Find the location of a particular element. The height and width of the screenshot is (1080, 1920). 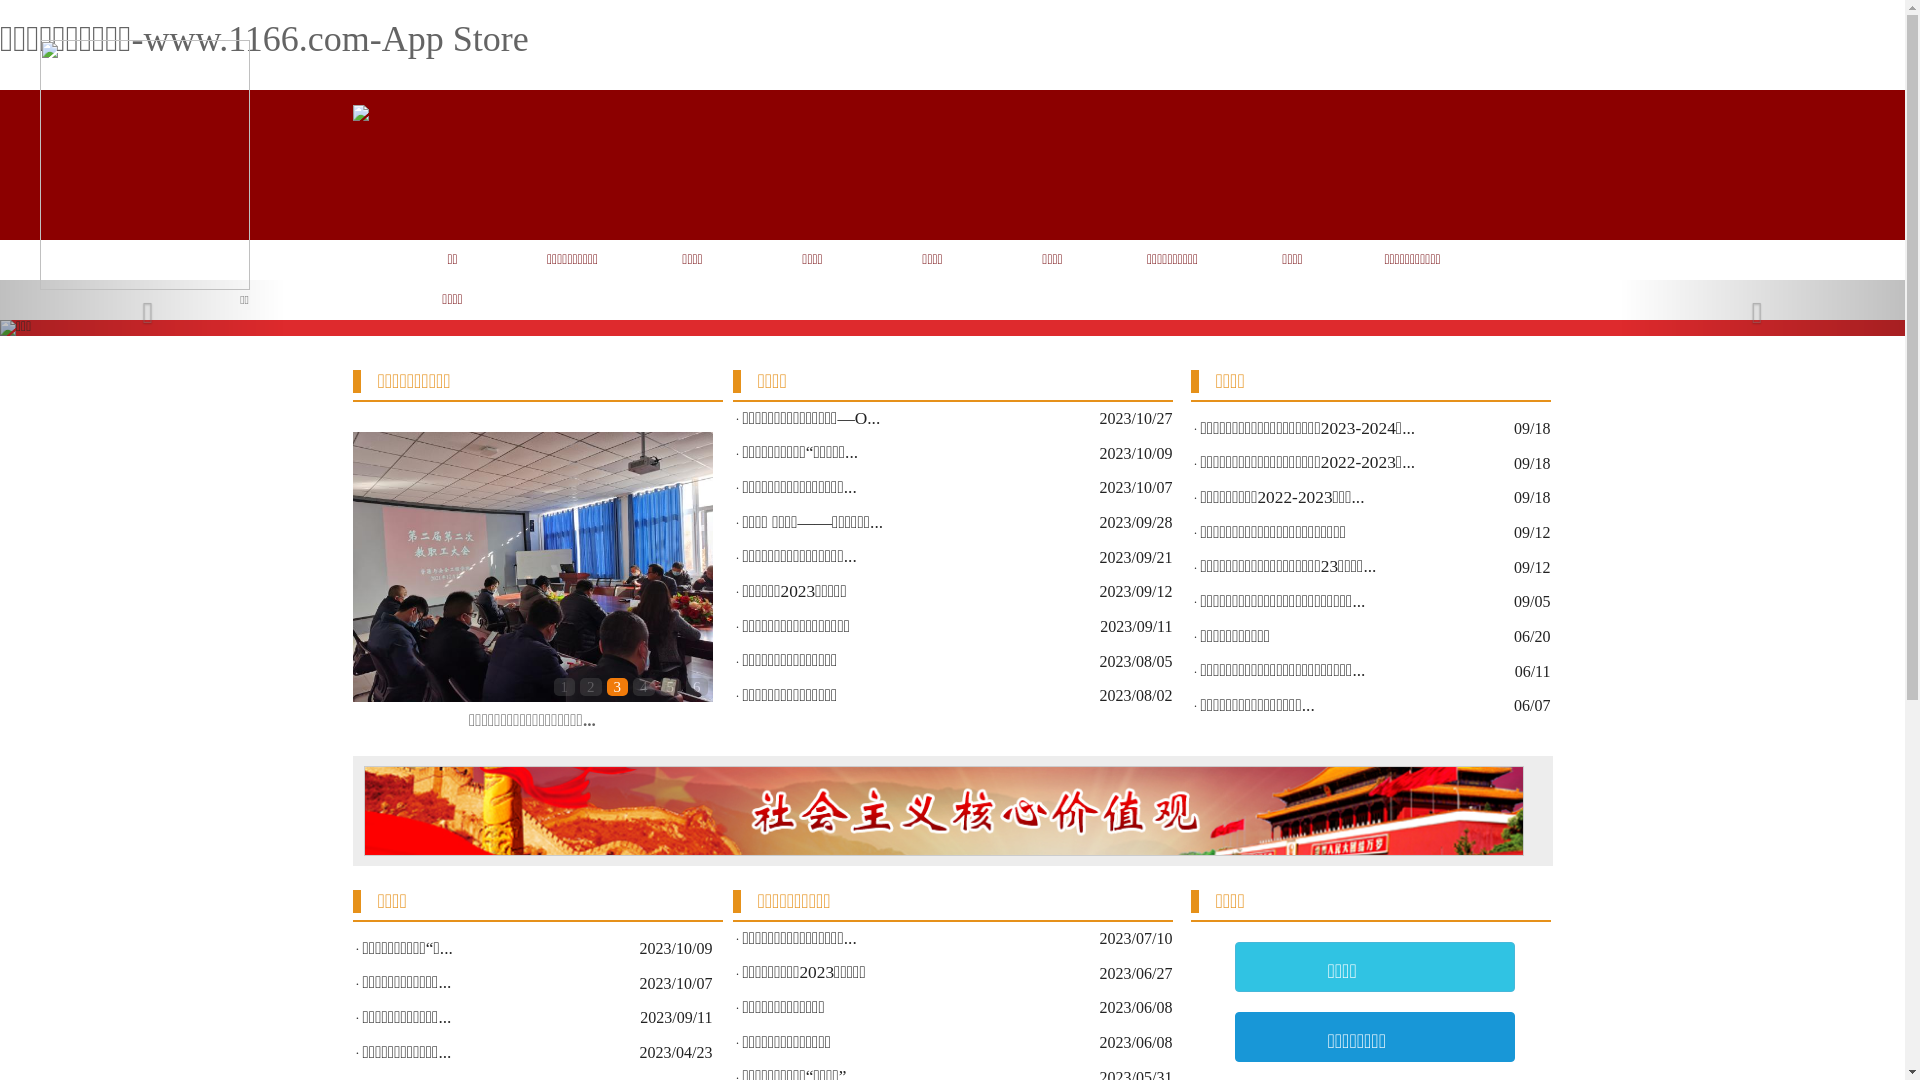

'<' is located at coordinates (371, 582).